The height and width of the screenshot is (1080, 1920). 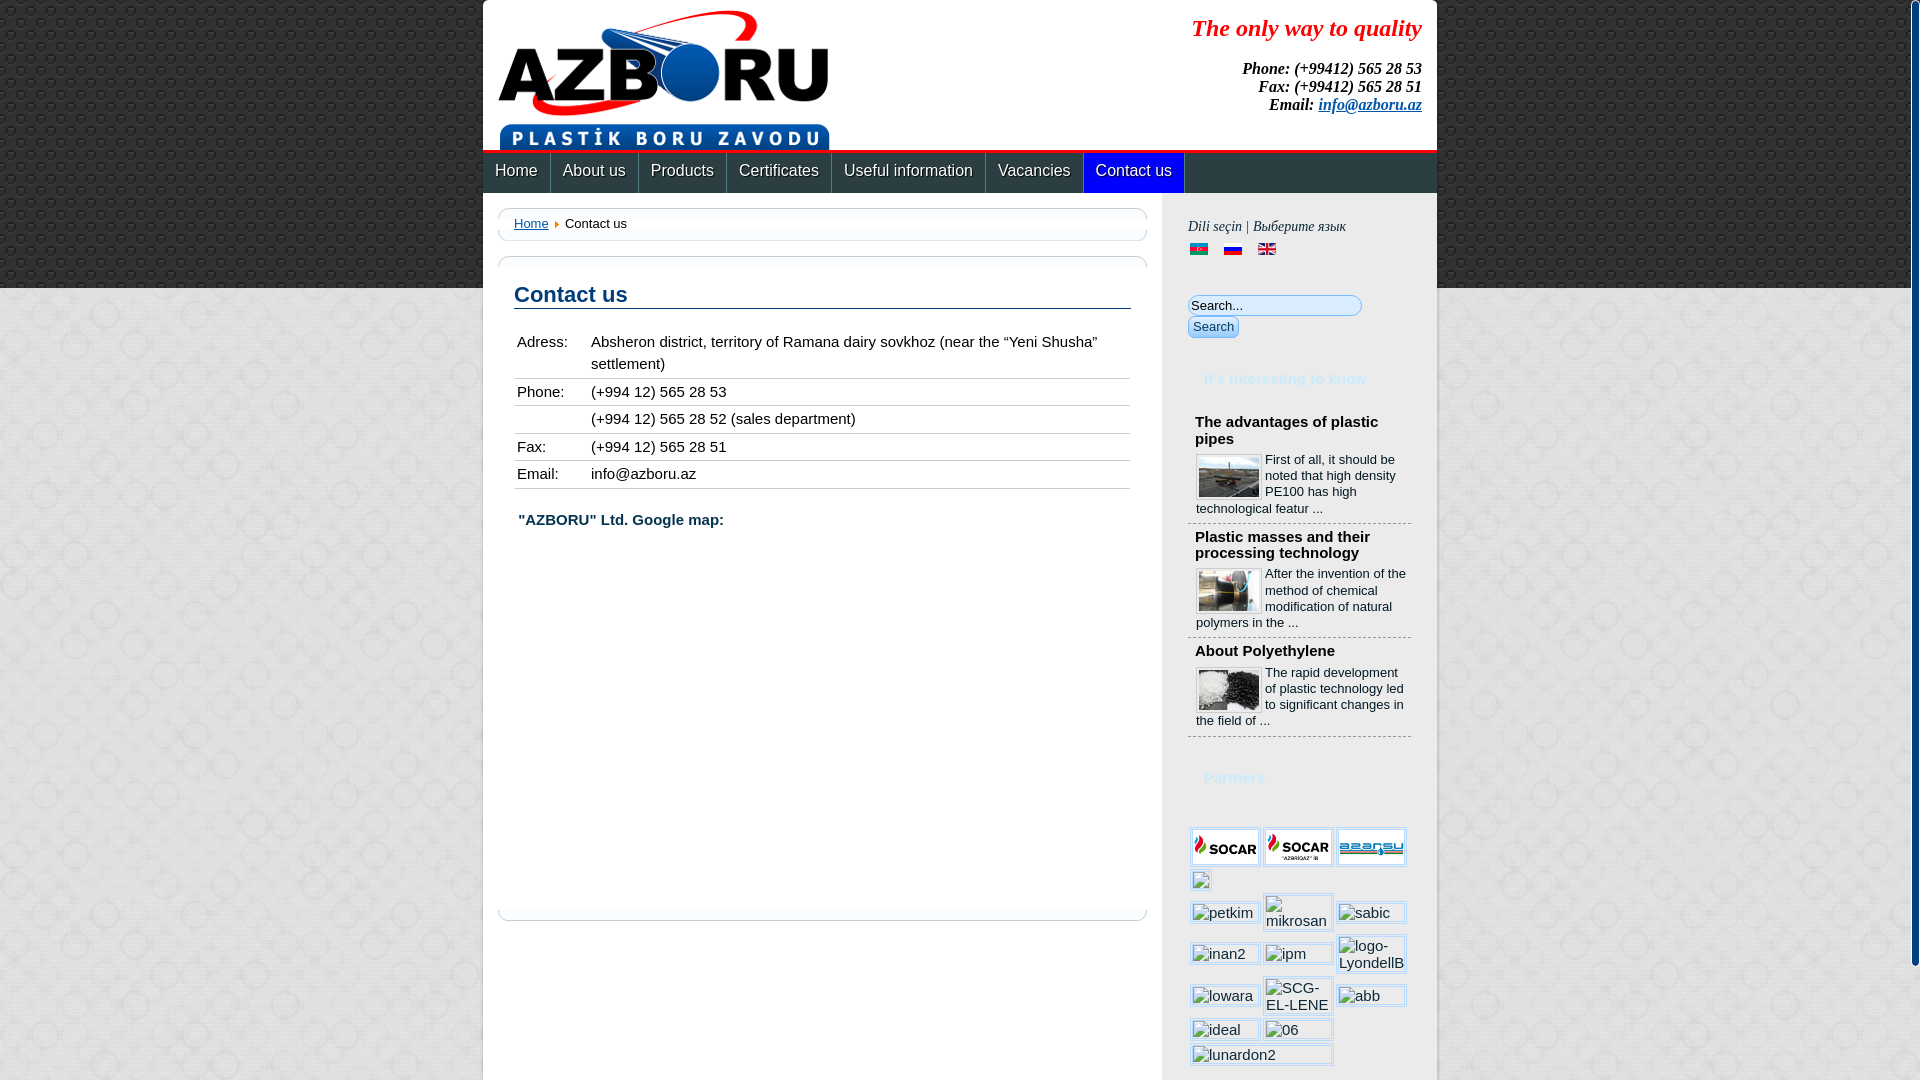 What do you see at coordinates (831, 172) in the screenshot?
I see `'Useful information'` at bounding box center [831, 172].